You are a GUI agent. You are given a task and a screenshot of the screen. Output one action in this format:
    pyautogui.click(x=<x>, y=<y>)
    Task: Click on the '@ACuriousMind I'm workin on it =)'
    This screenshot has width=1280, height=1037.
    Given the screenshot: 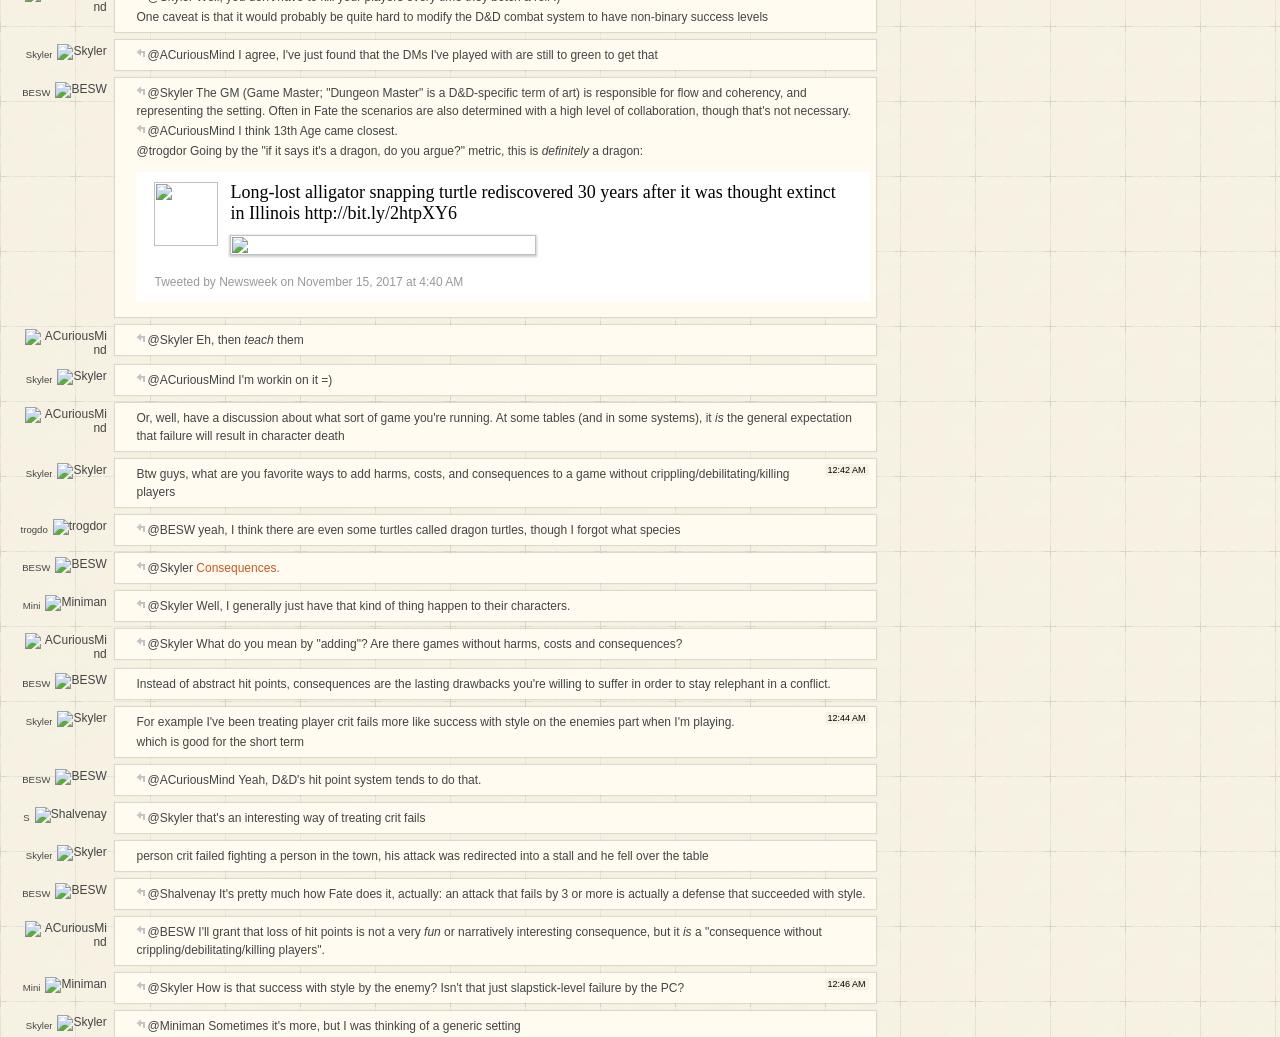 What is the action you would take?
    pyautogui.click(x=239, y=378)
    